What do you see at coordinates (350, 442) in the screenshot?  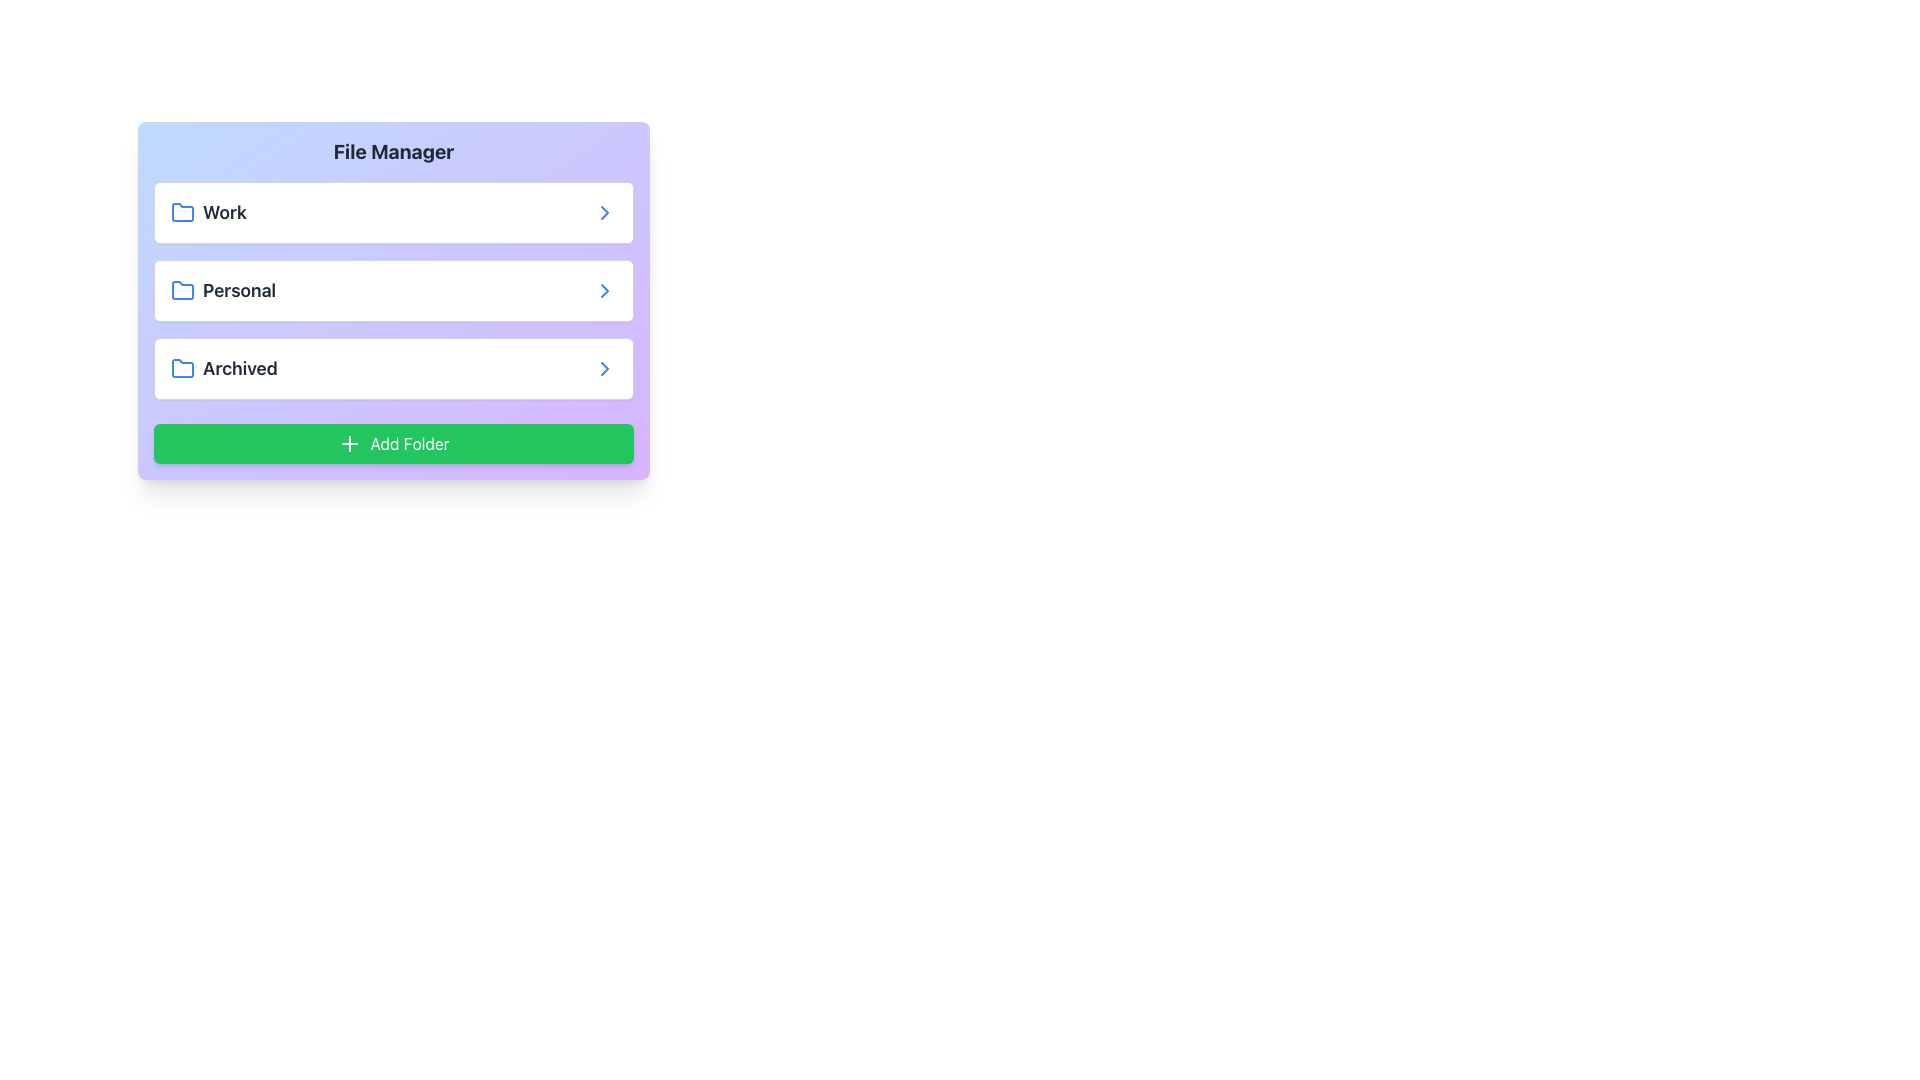 I see `the green 'Add Folder' button containing a white 'plus' sign icon, located at the bottom-center of the interface` at bounding box center [350, 442].